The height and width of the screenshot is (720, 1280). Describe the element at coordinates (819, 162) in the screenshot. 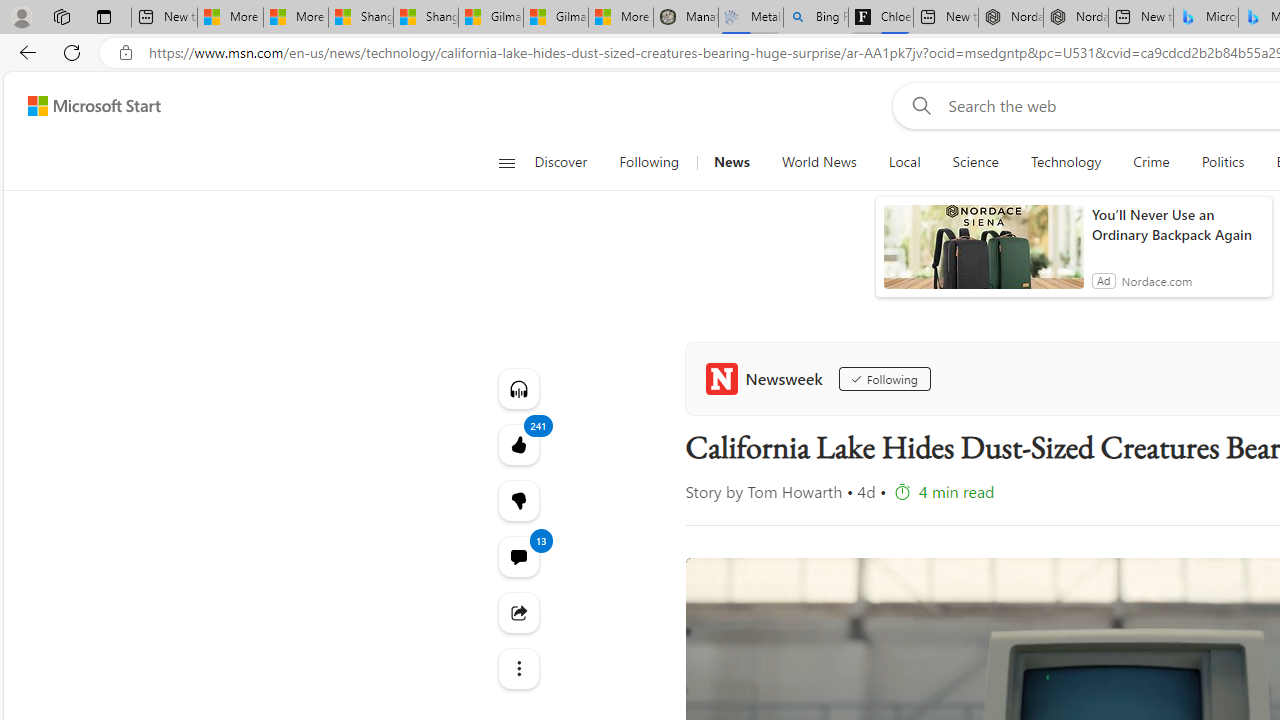

I see `'World News'` at that location.